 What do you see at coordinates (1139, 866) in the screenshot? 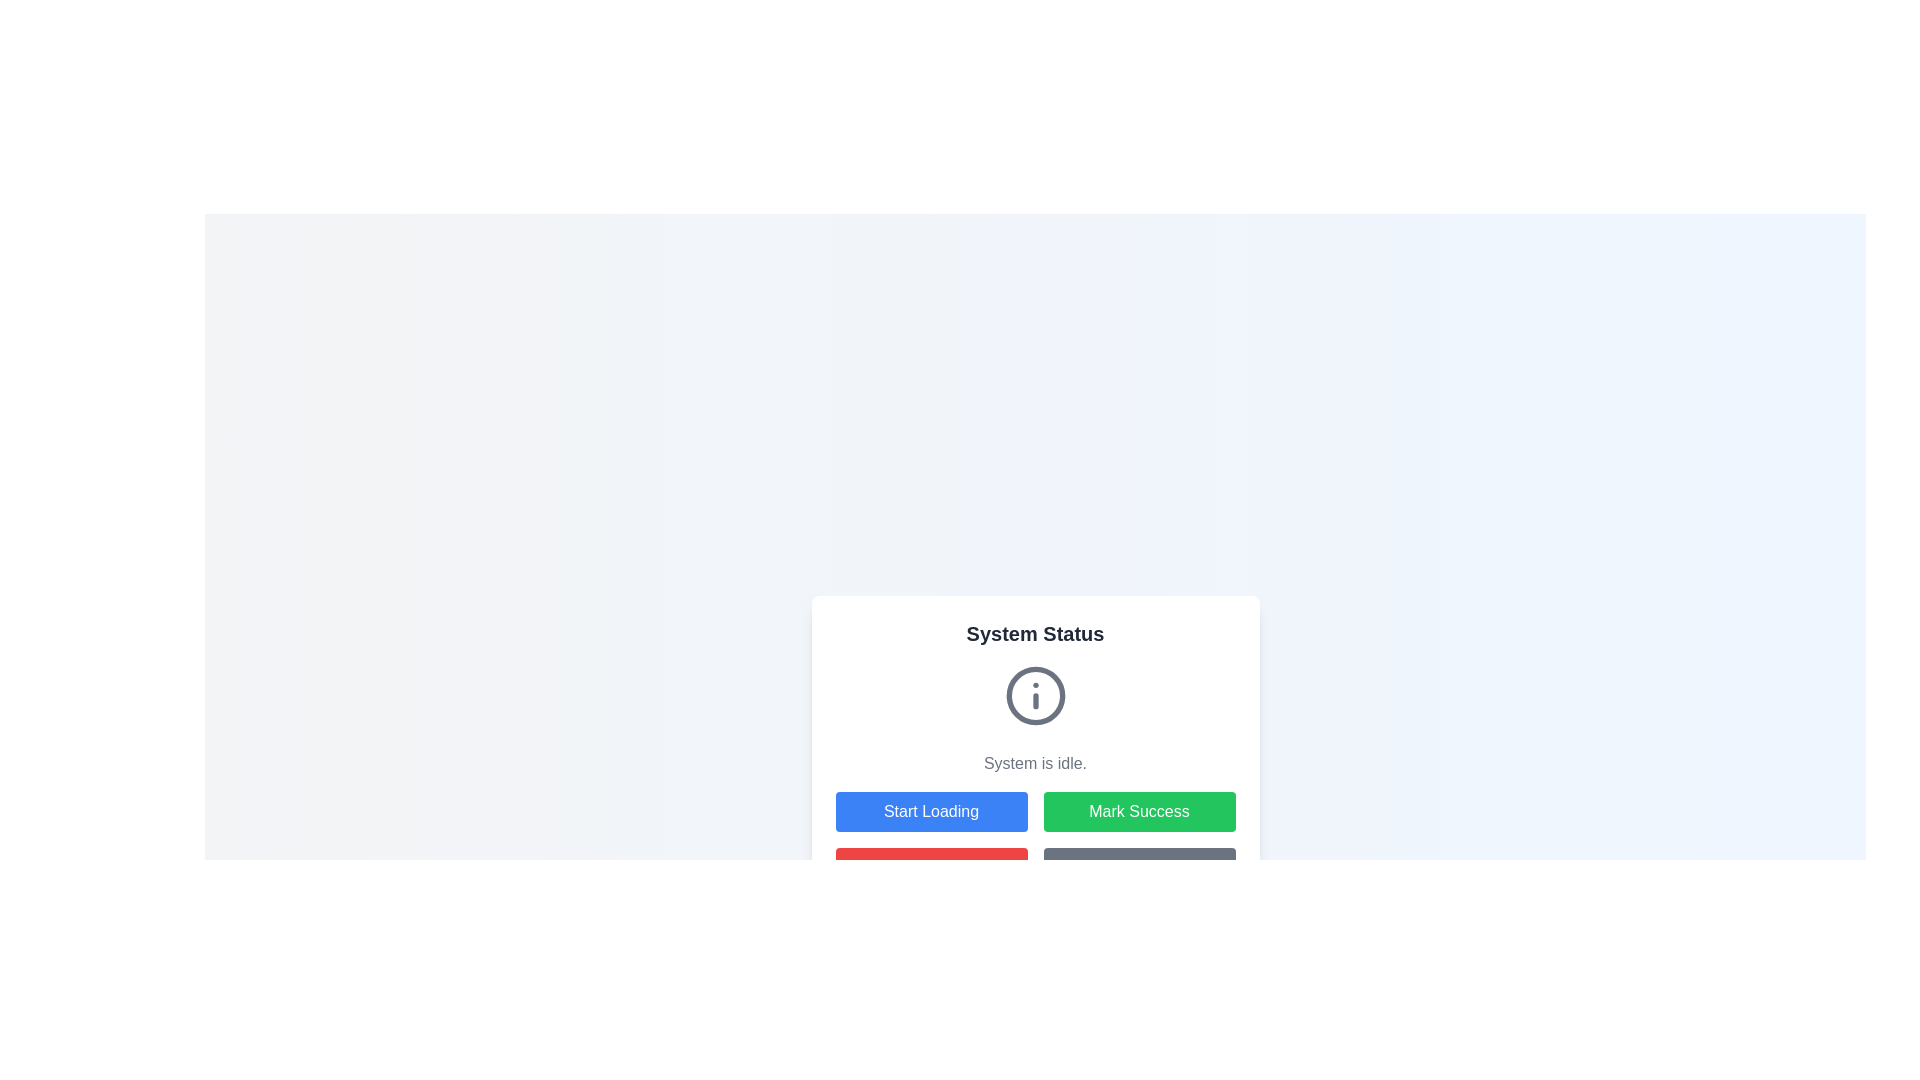
I see `the reset system status button, which is the fourth option in the button group below the 'System Status' title, to change its color` at bounding box center [1139, 866].